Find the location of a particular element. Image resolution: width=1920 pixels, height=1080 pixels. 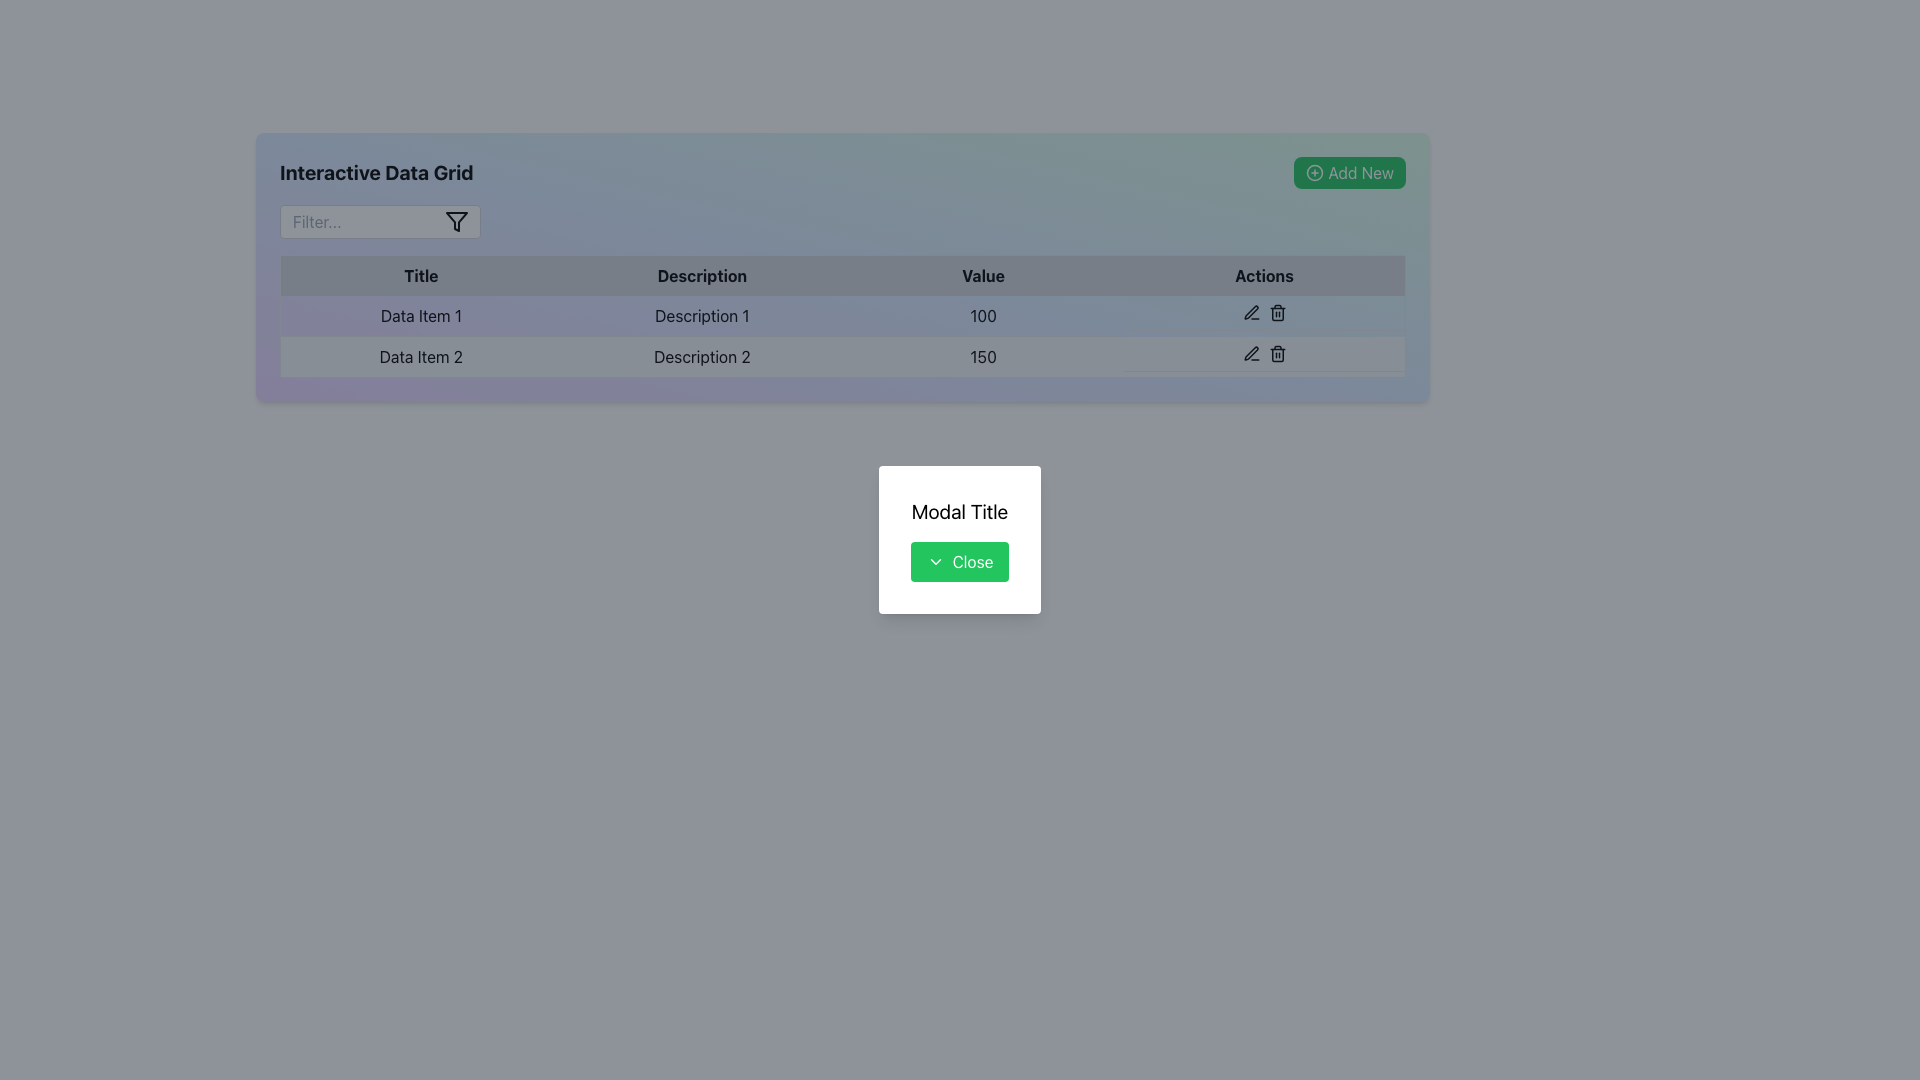

the display text element reading 'Data Item 2' located in the second row of the data grid under the 'Title' column is located at coordinates (420, 356).